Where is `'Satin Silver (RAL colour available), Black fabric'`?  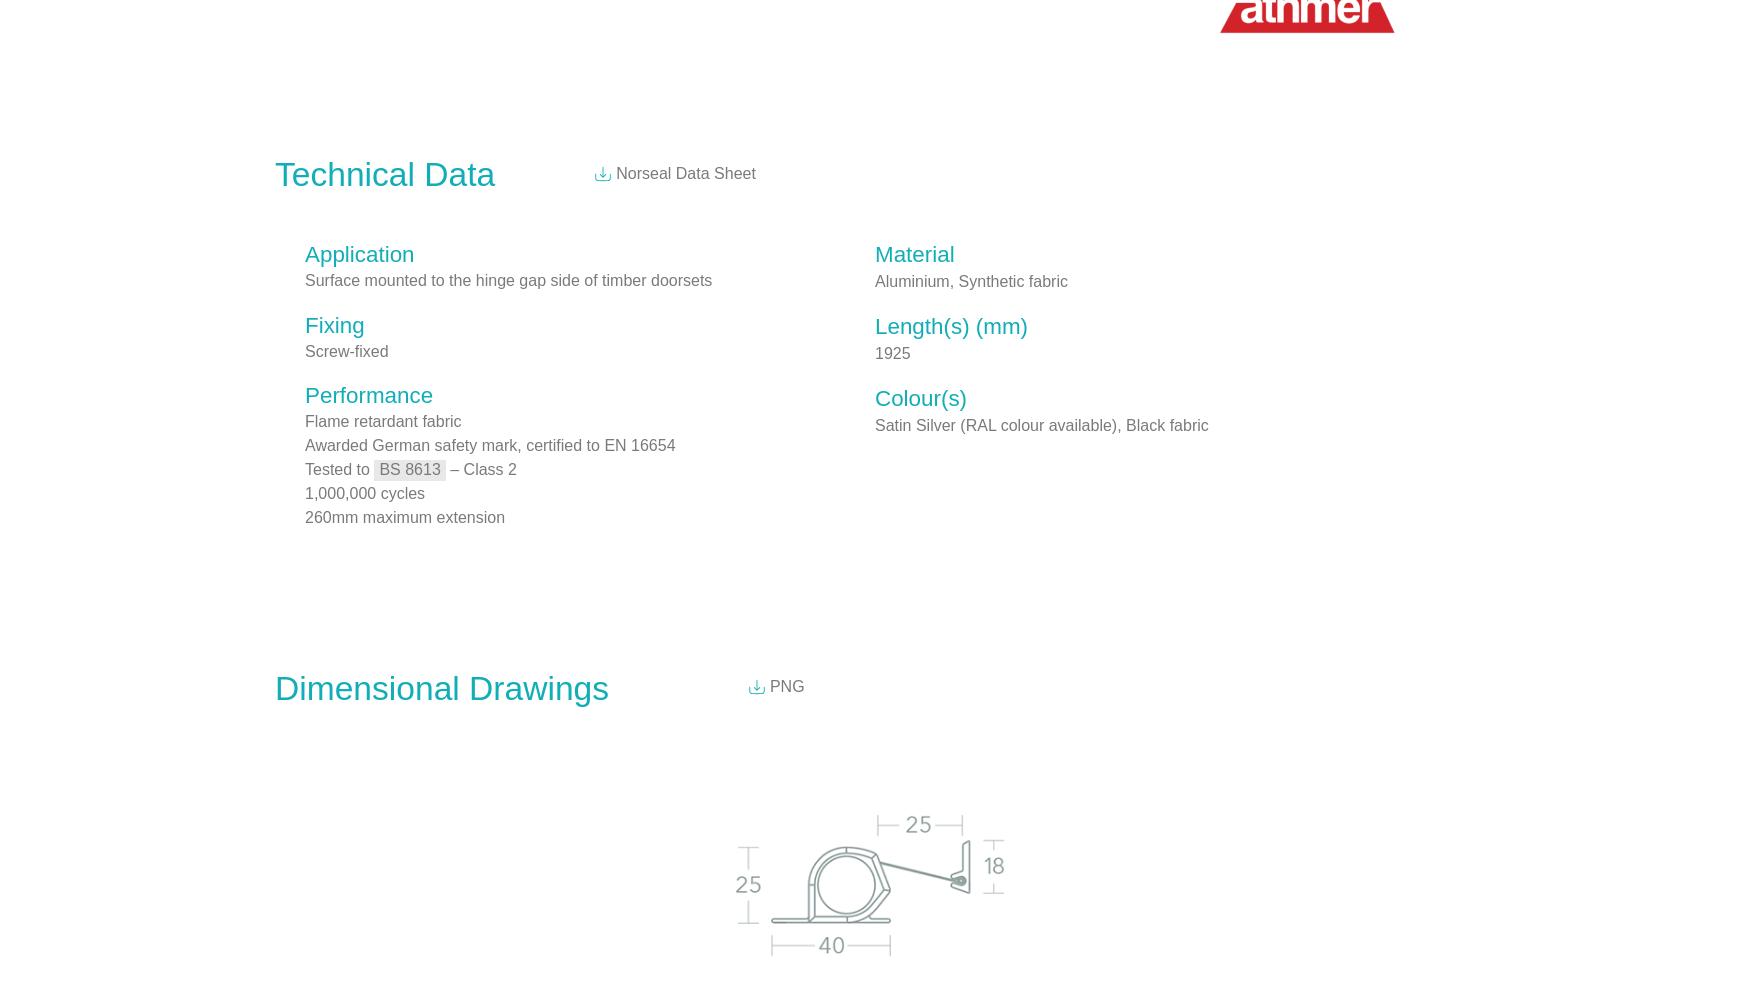 'Satin Silver (RAL colour available), Black fabric' is located at coordinates (875, 423).